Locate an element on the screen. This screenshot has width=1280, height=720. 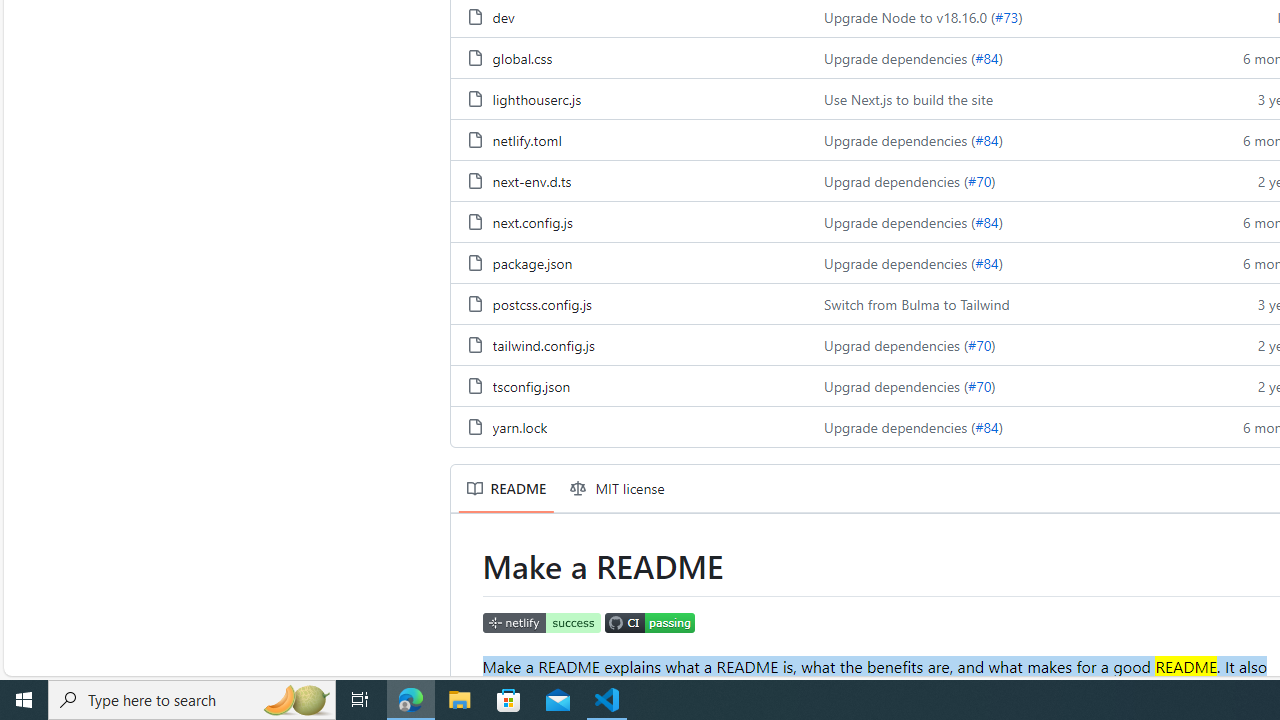
'MIT license' is located at coordinates (617, 488).